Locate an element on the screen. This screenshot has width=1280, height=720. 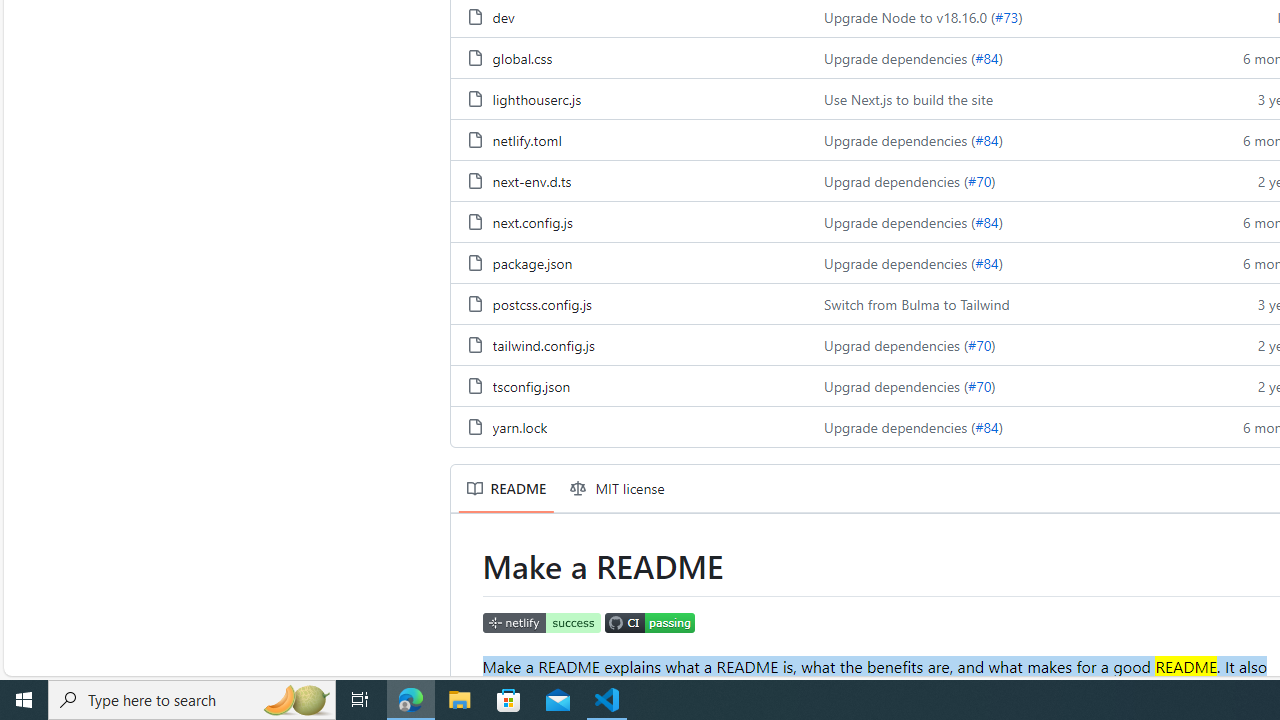
'MIT license' is located at coordinates (617, 488).